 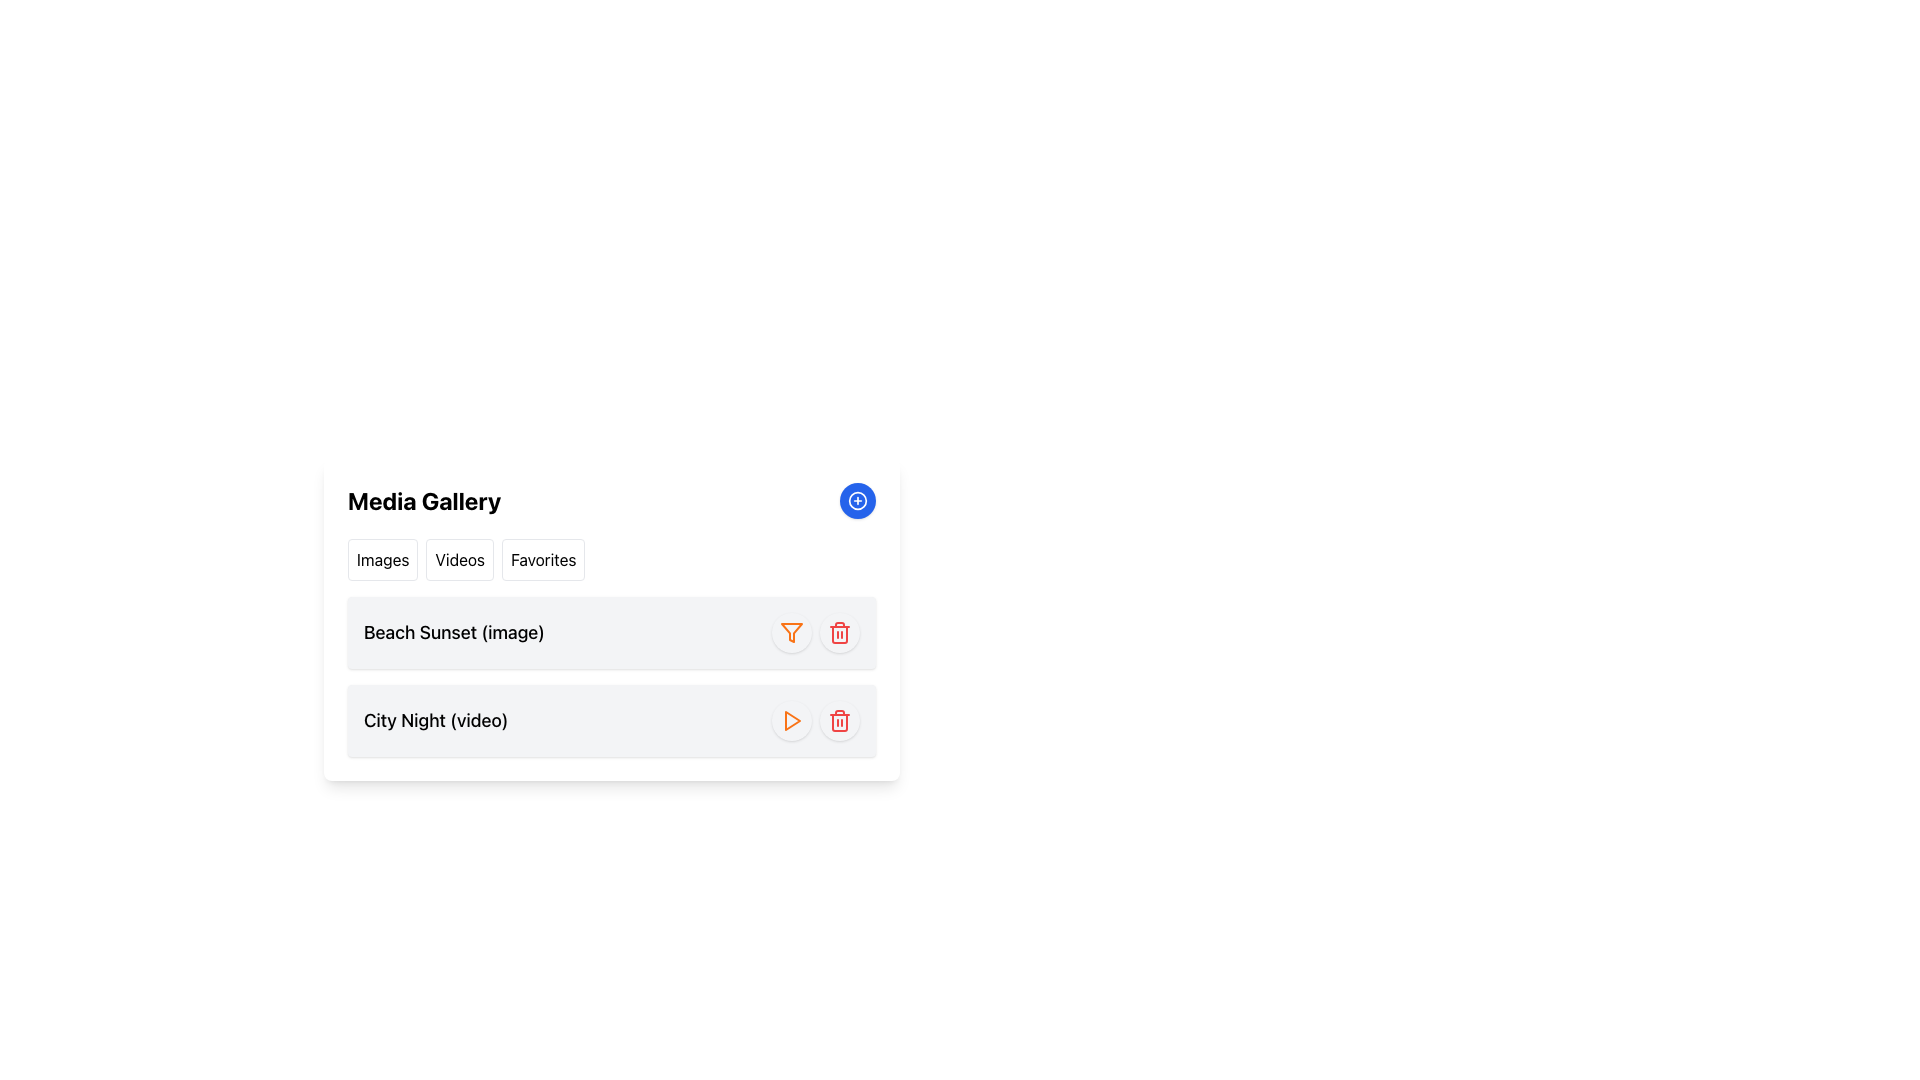 What do you see at coordinates (791, 632) in the screenshot?
I see `the filter/sort icon button located in the first media item row, to the left of the red trash icon` at bounding box center [791, 632].